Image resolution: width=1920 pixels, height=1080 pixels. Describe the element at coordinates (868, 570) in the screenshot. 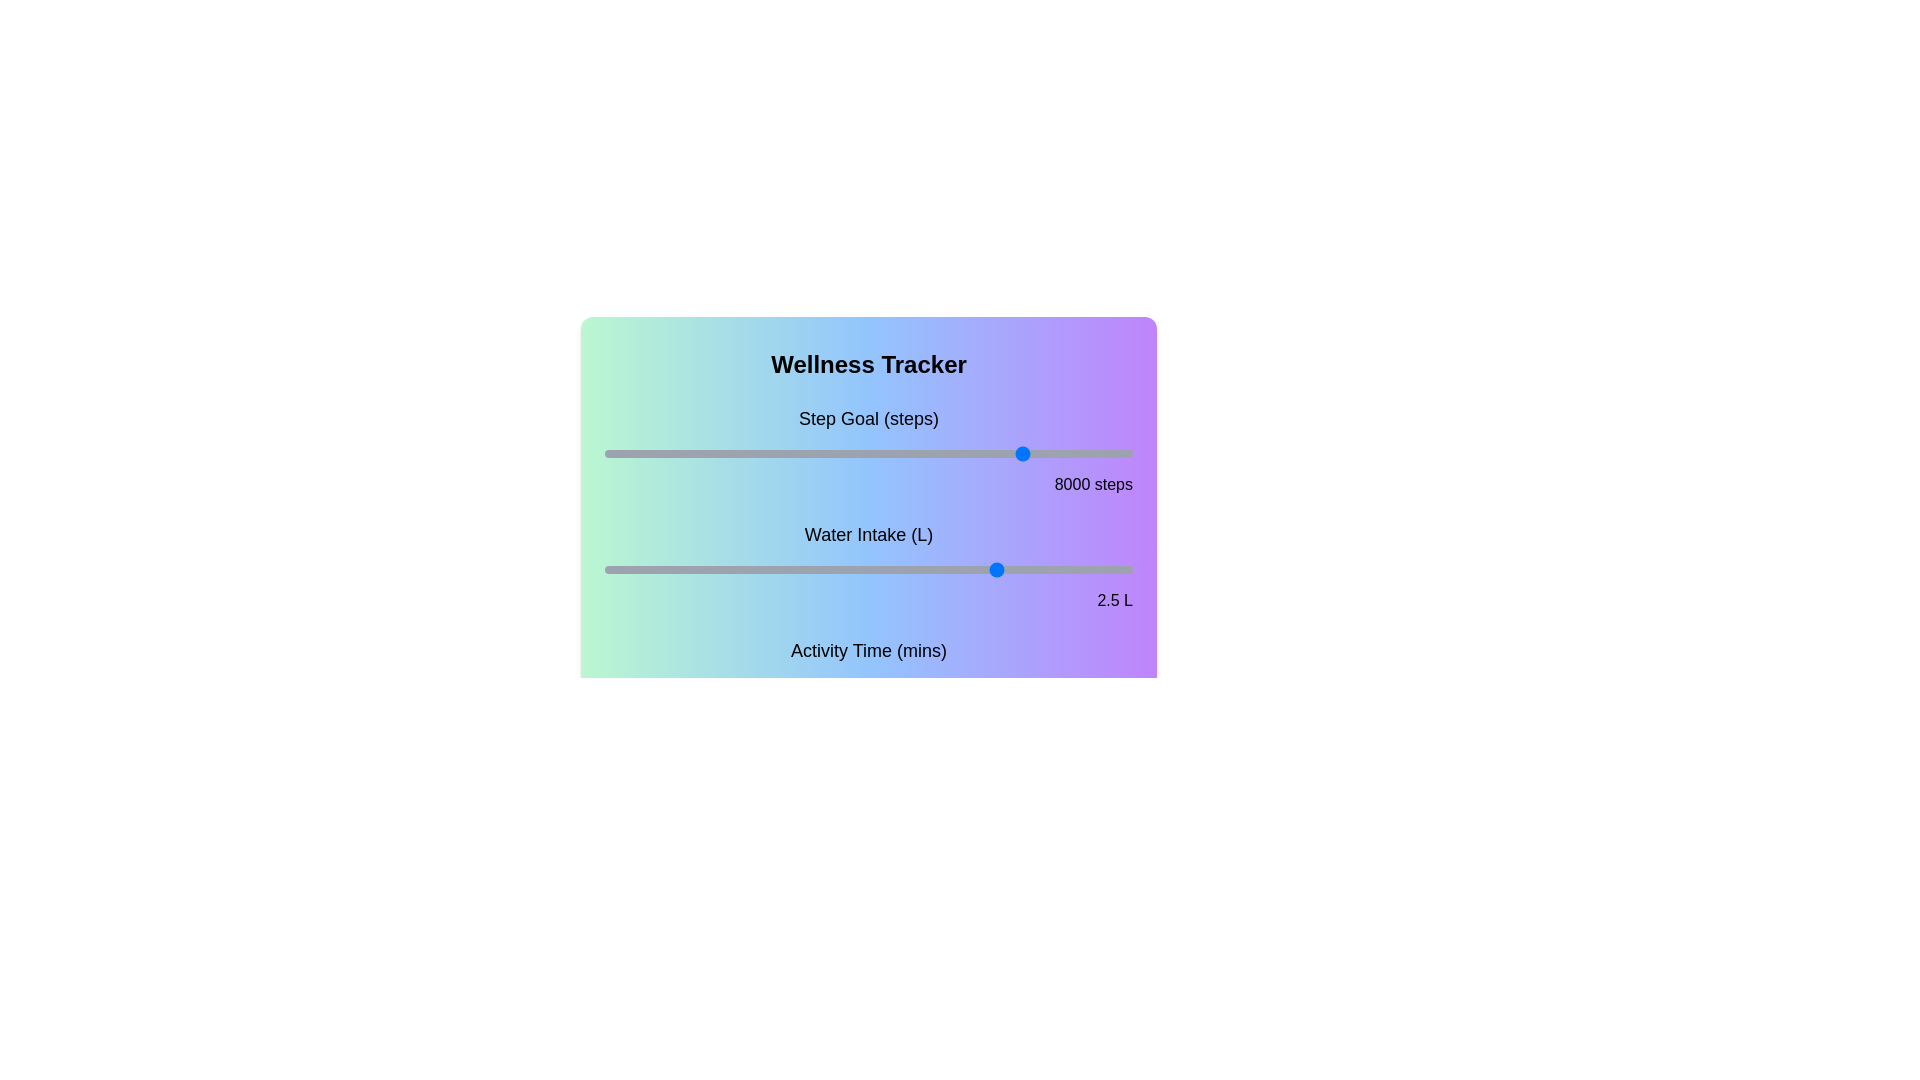

I see `the water intake slider to set the water intake to 2 liters` at that location.